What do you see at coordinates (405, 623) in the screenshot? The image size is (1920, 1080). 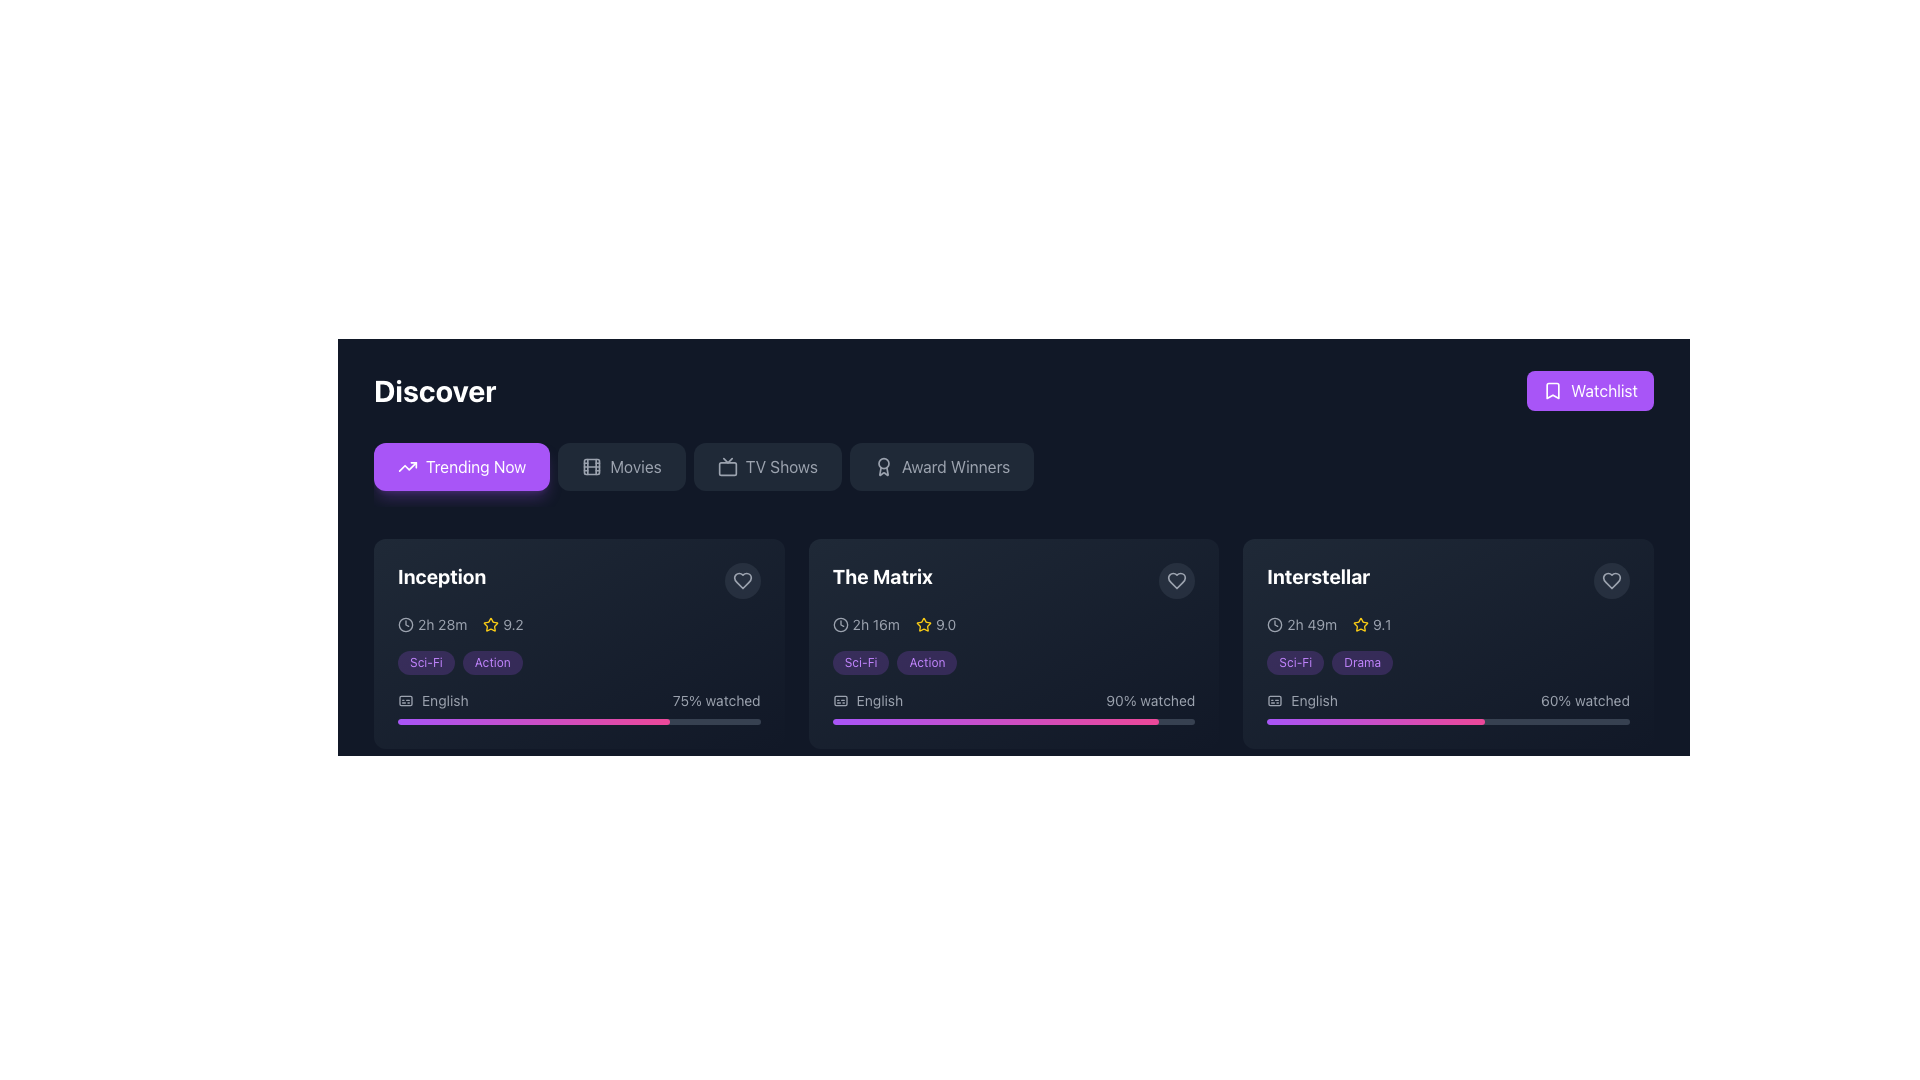 I see `the small circular clock icon located in the card for the movie 'Inception', positioned at the top-left corner beneath the movie title` at bounding box center [405, 623].